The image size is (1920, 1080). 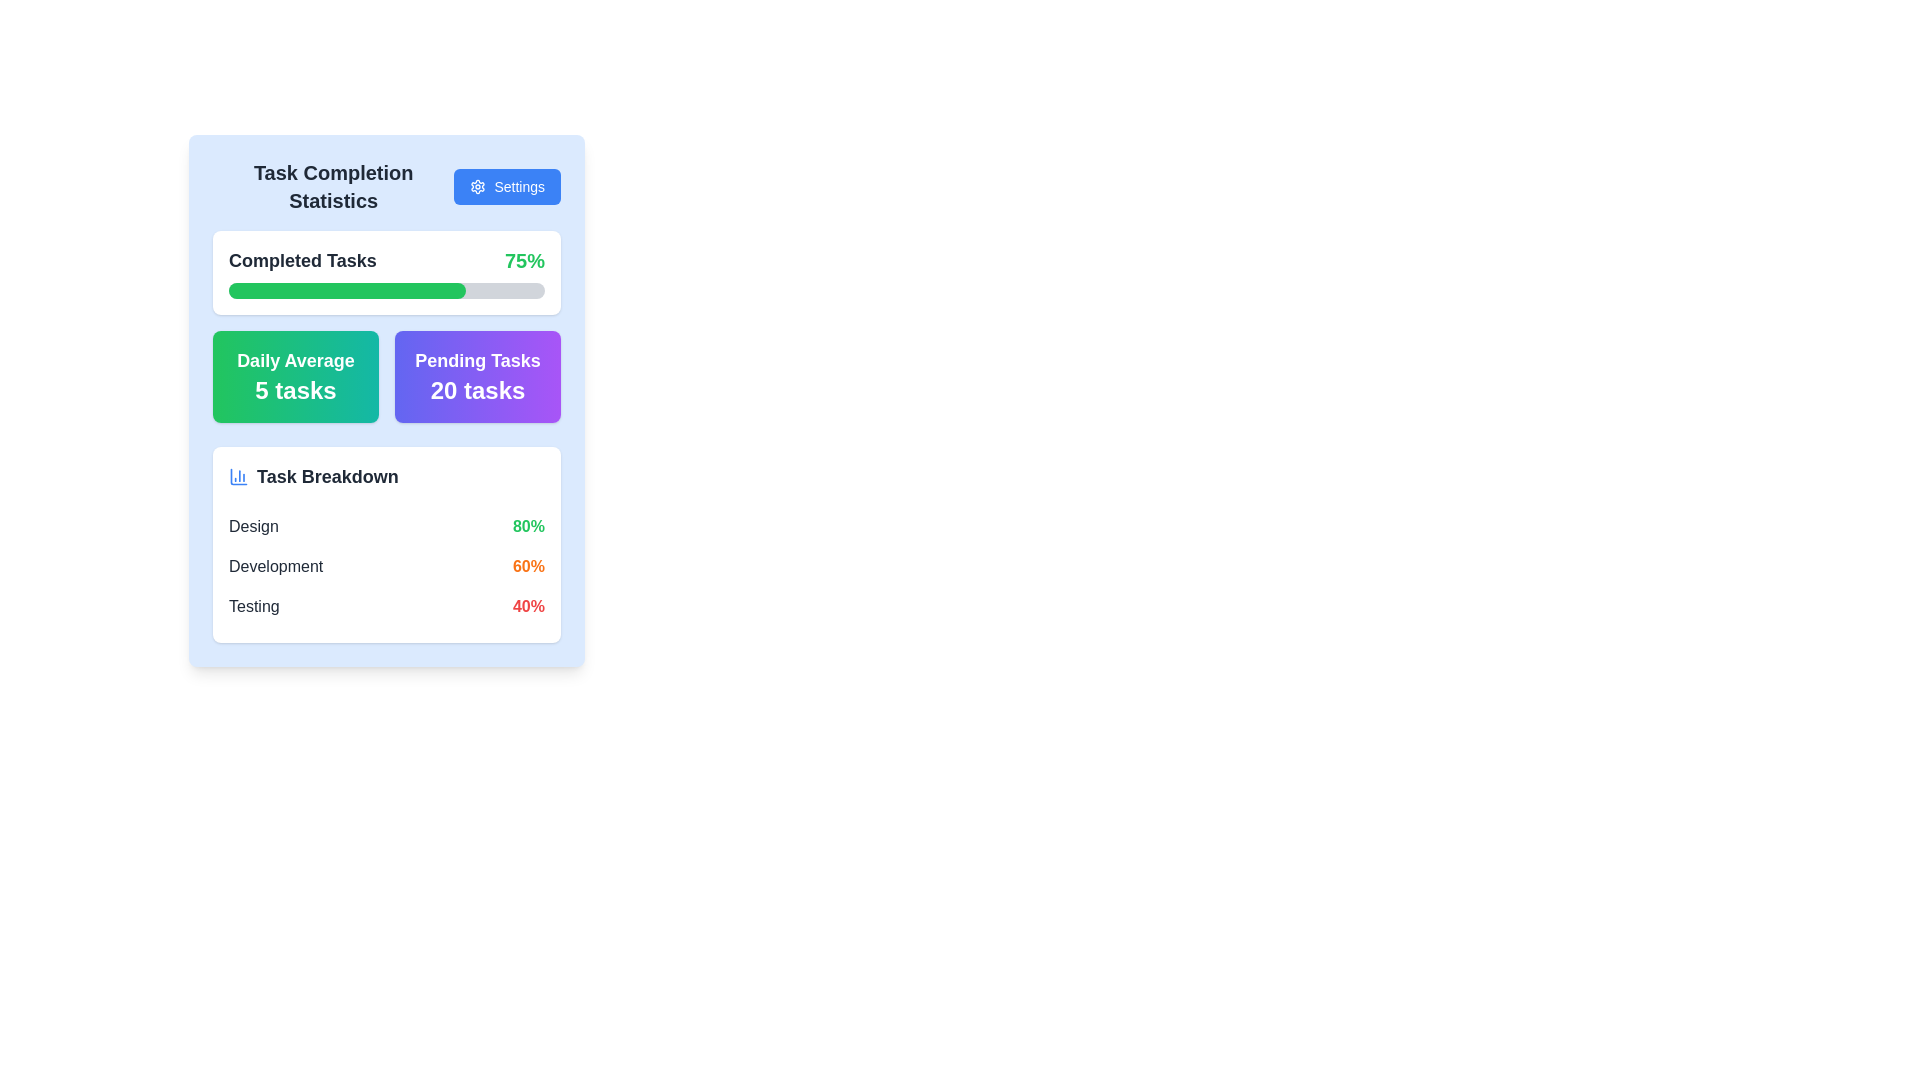 I want to click on the Informative card or text summary box that displays 'Pending Tasks' and '20 tasks', which is located in the second column of the layout, so click(x=477, y=377).